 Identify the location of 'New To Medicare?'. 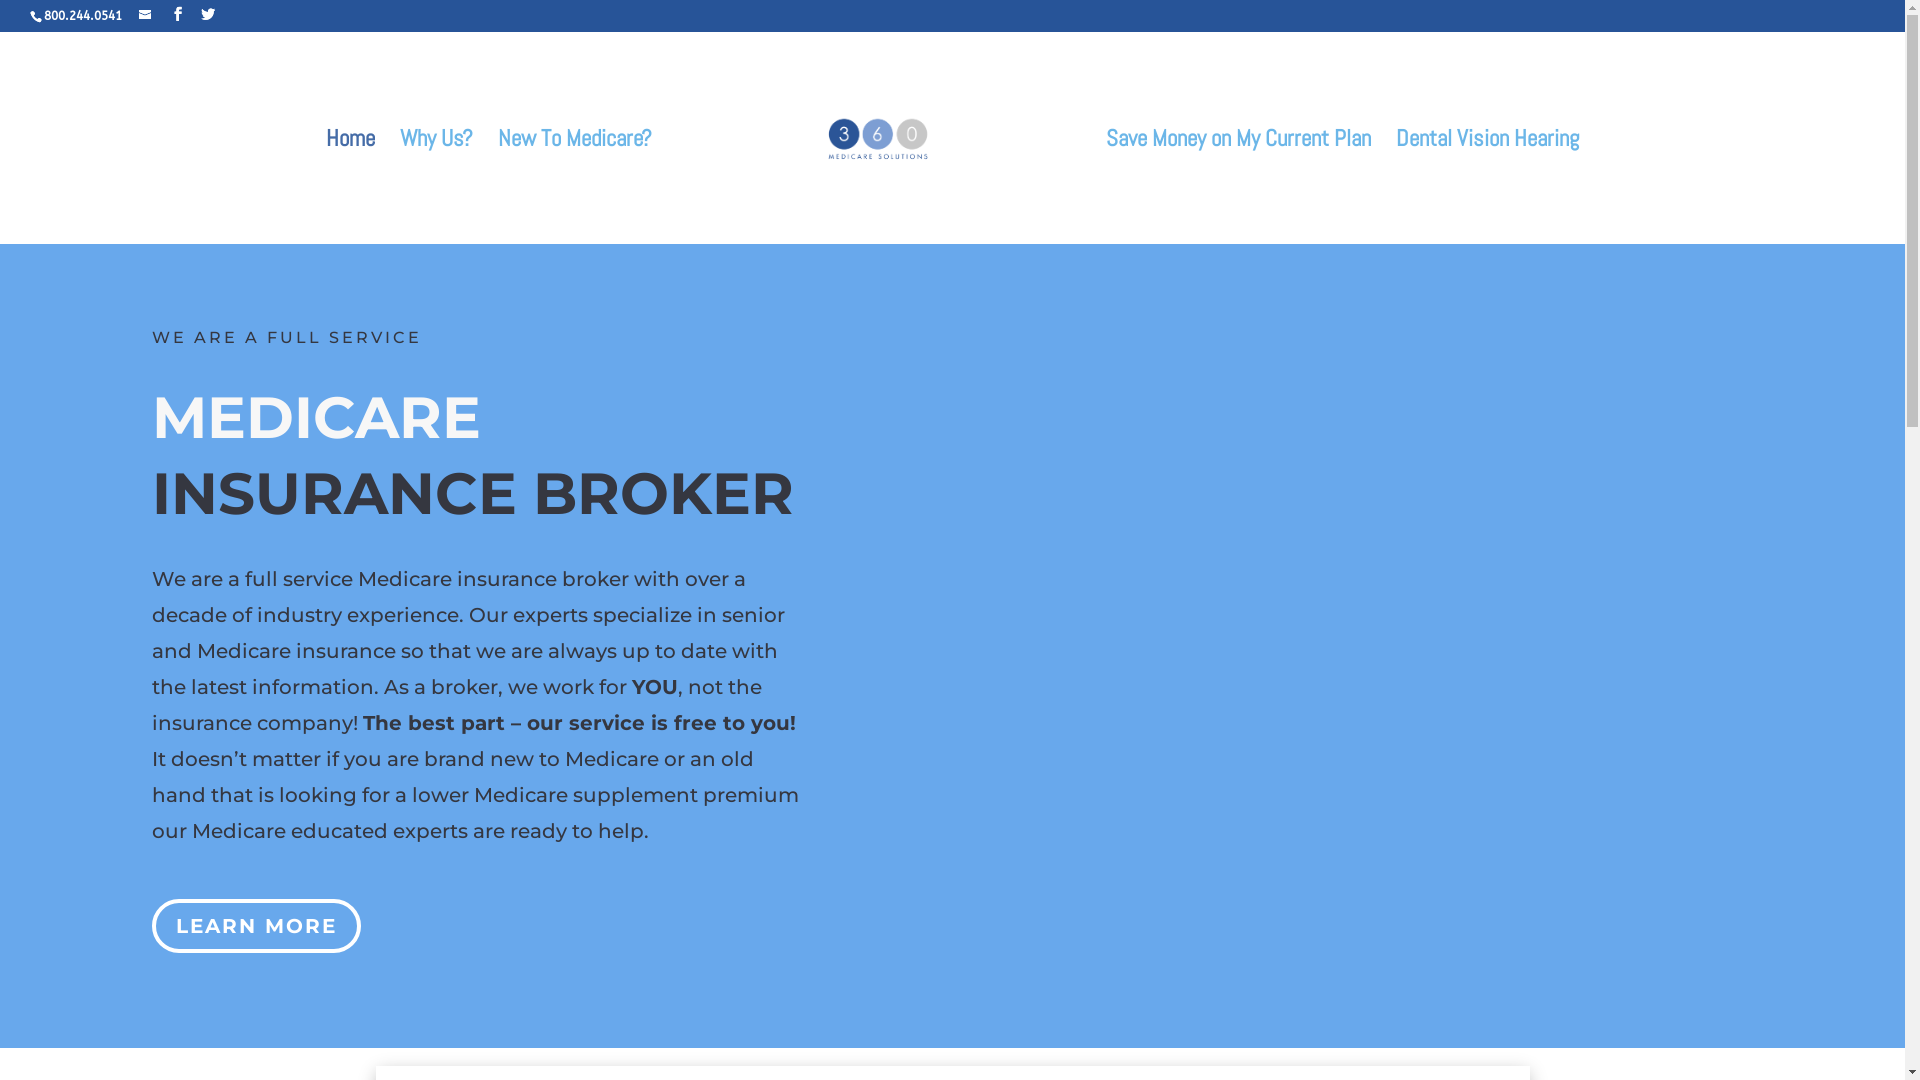
(574, 187).